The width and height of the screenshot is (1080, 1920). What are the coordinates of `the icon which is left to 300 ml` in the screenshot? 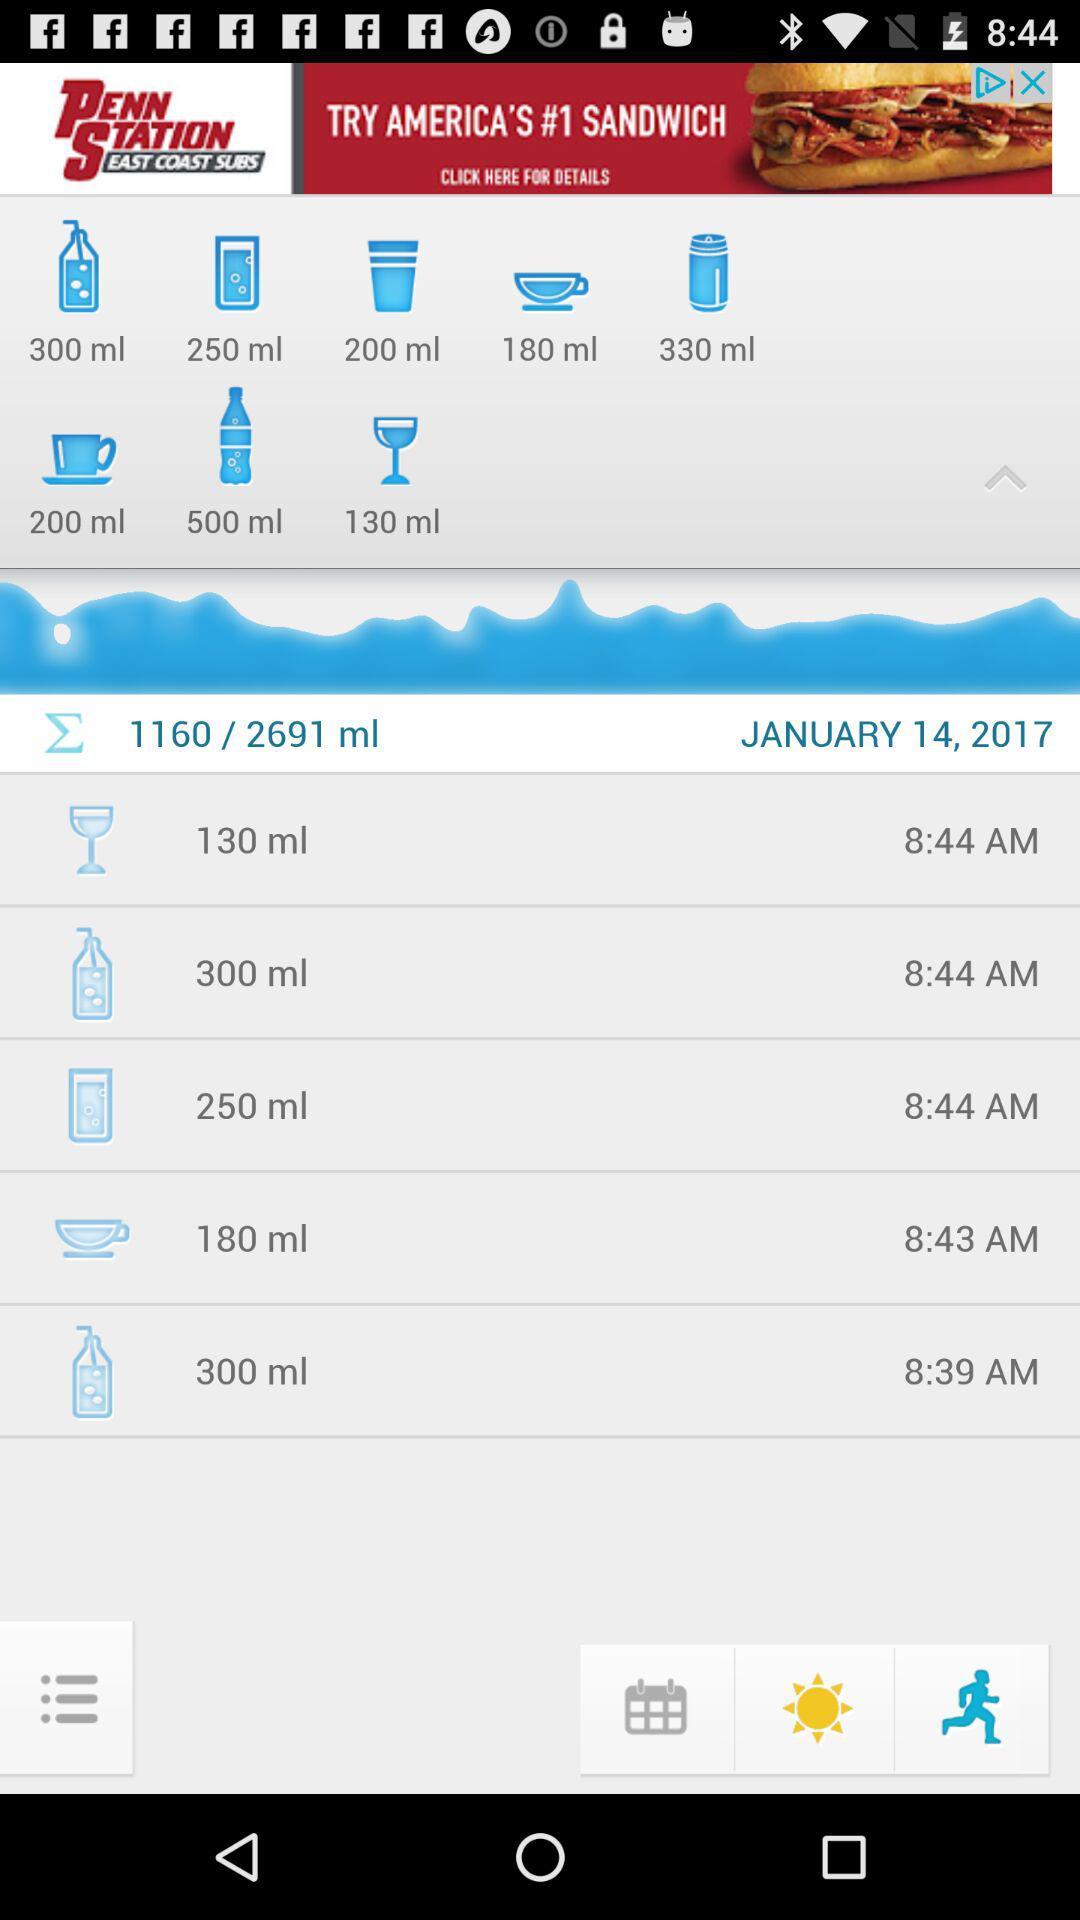 It's located at (91, 1369).